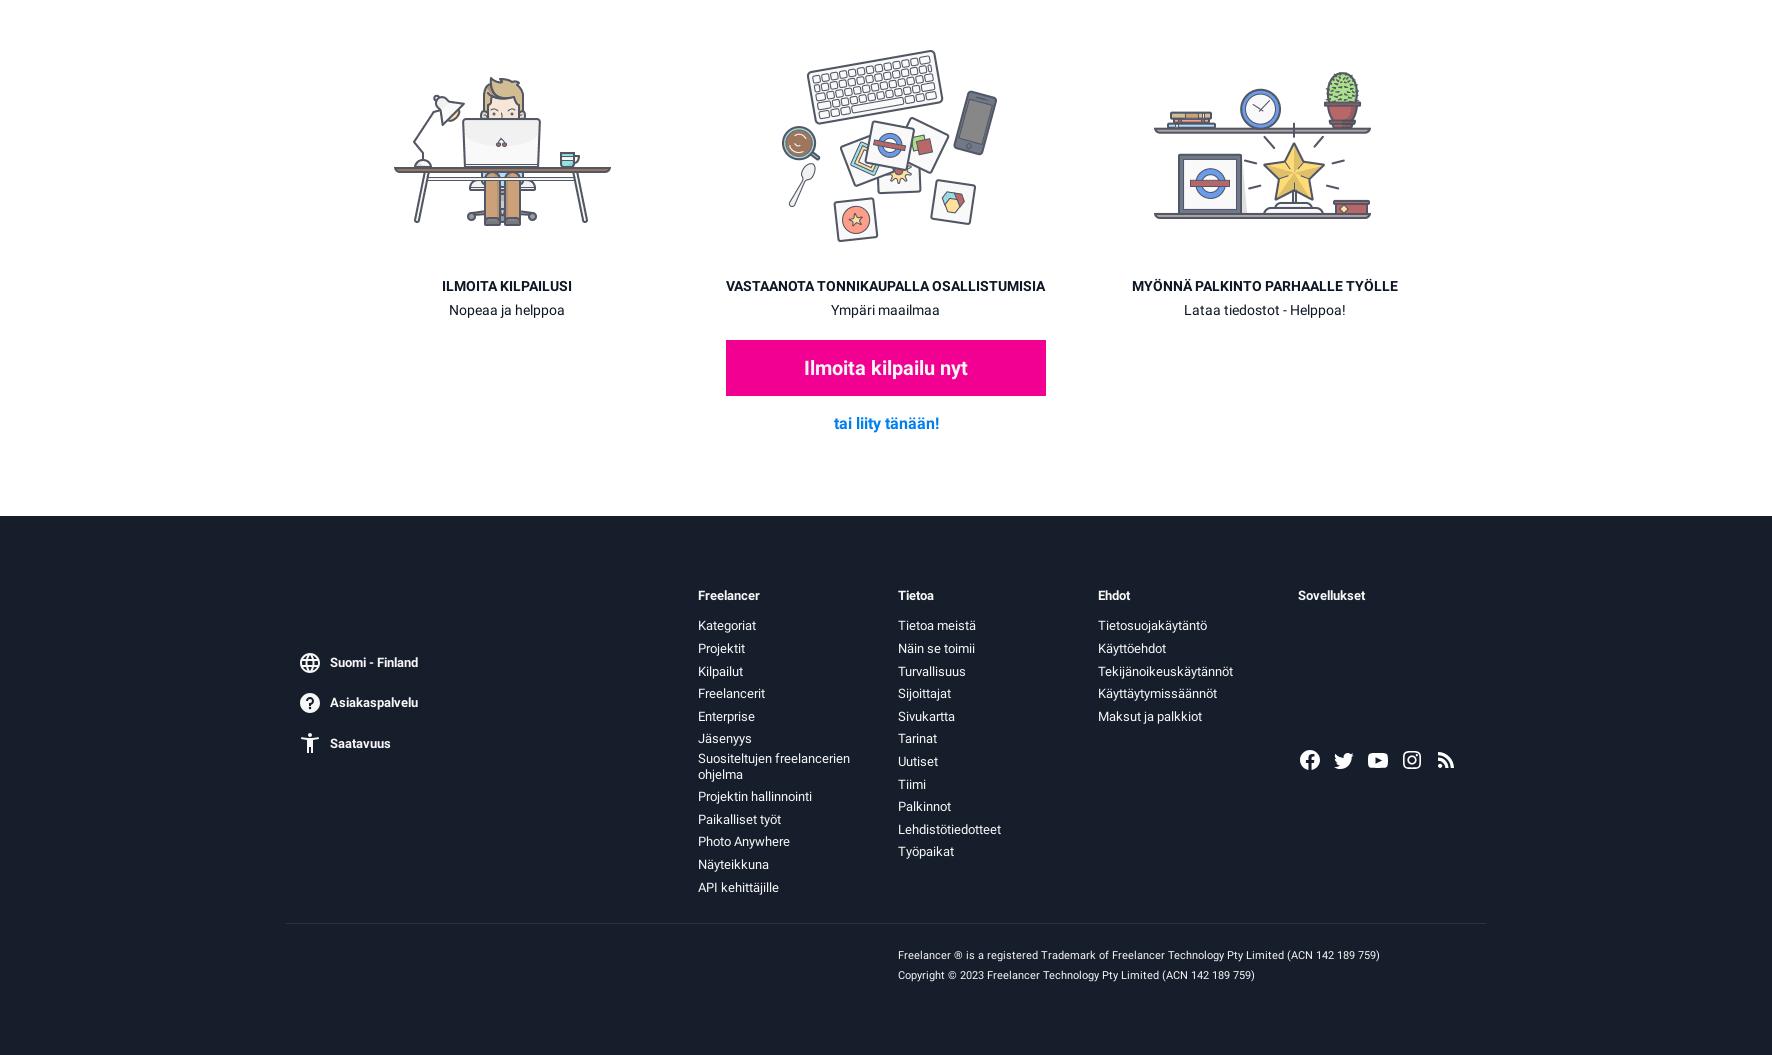 The width and height of the screenshot is (1772, 1055). Describe the element at coordinates (925, 715) in the screenshot. I see `'Sivukartta'` at that location.